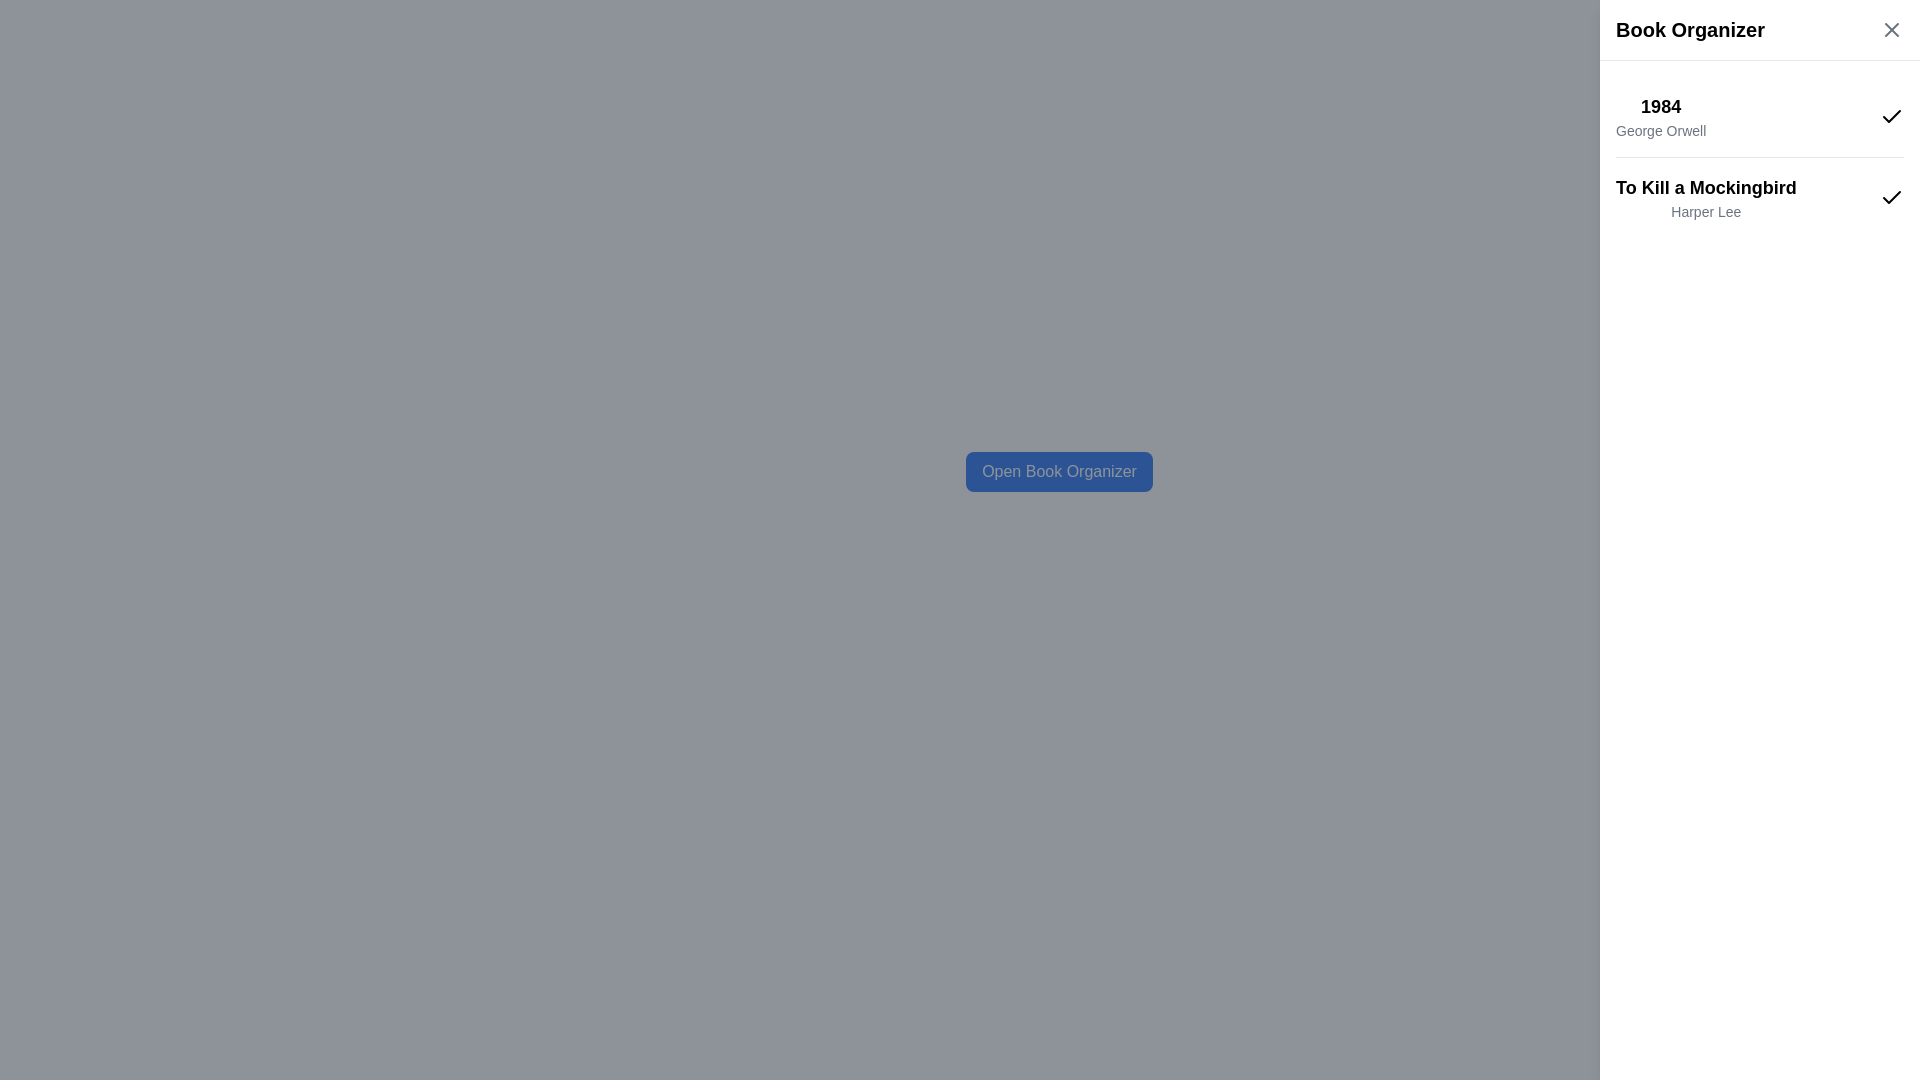 The image size is (1920, 1080). I want to click on the bold, large-sized text element reading 'Book Organizer' located in the title header area of the sidebar, so click(1689, 30).